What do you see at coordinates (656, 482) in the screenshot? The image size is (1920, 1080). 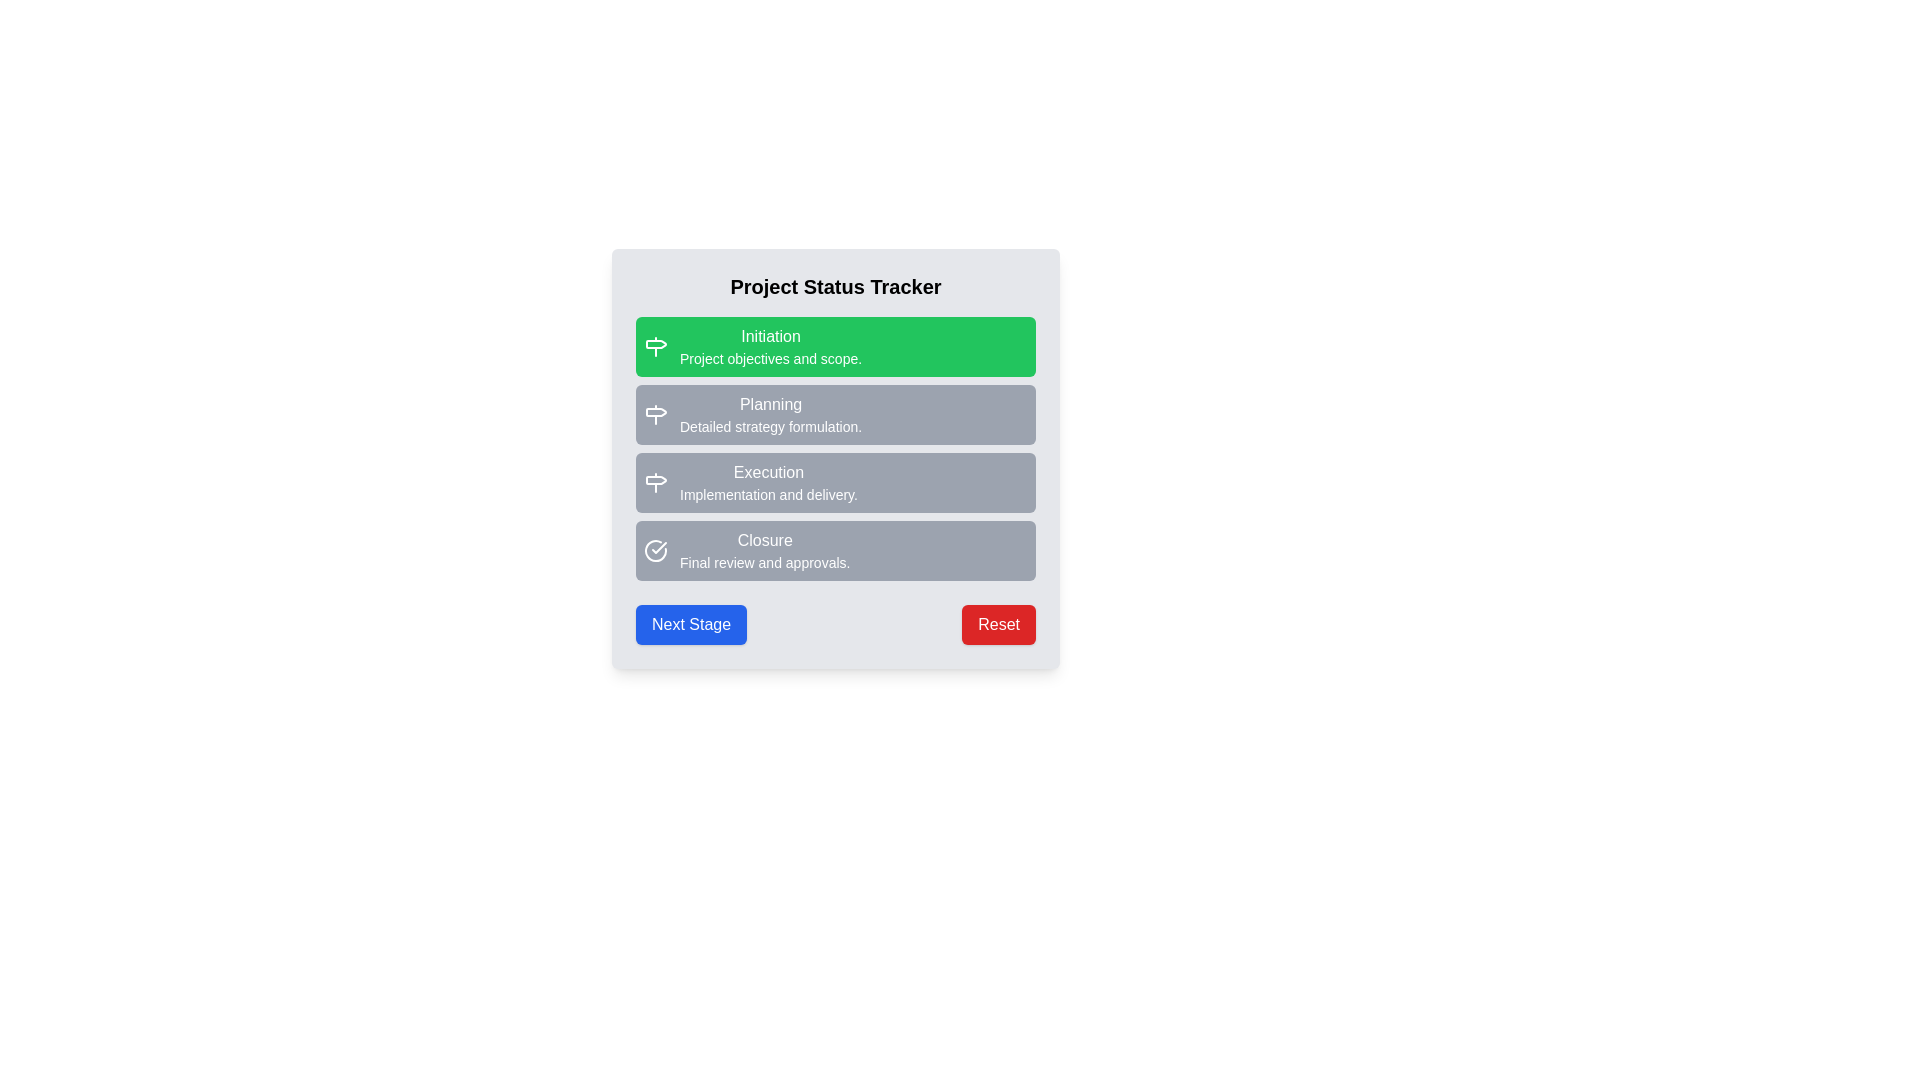 I see `the third icon representing milestones or achievements, which is positioned to the left of the text 'Execution Implementation and delivery.'` at bounding box center [656, 482].